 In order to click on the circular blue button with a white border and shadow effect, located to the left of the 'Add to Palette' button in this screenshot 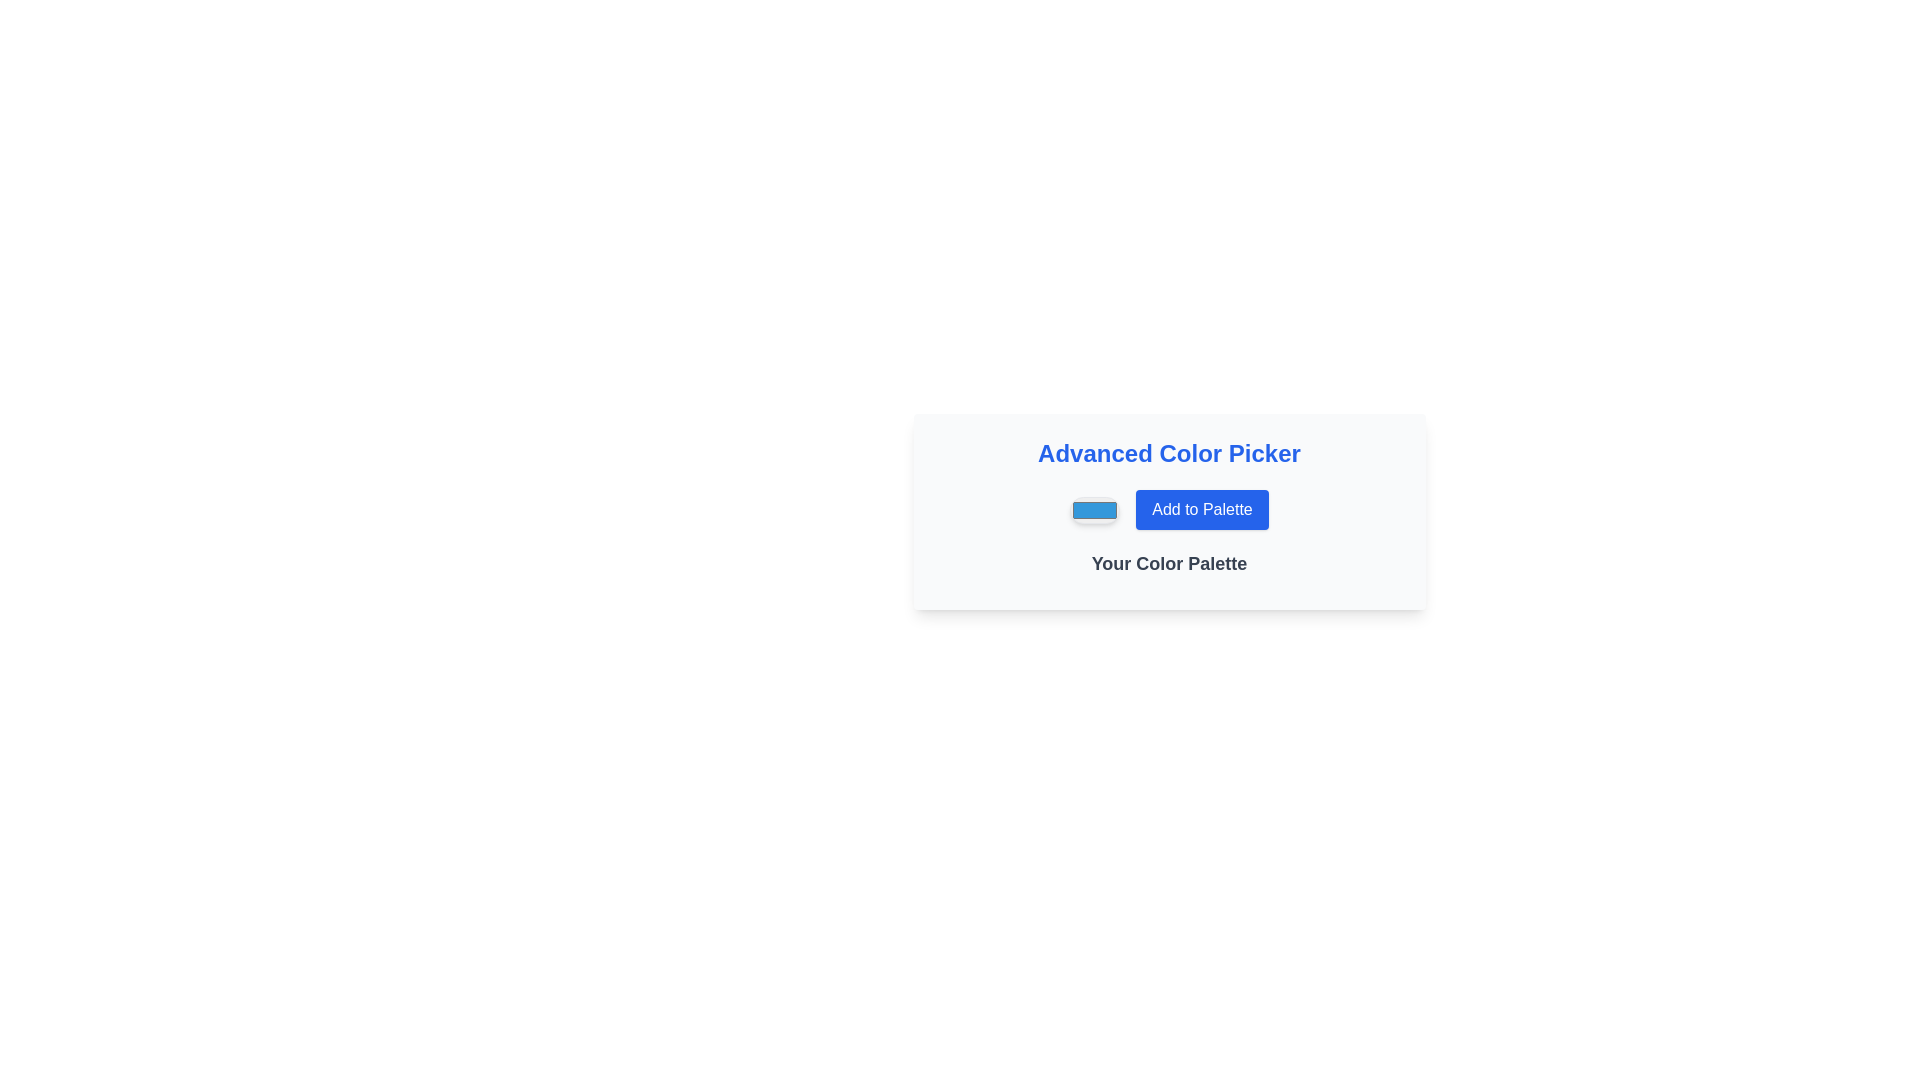, I will do `click(1093, 508)`.